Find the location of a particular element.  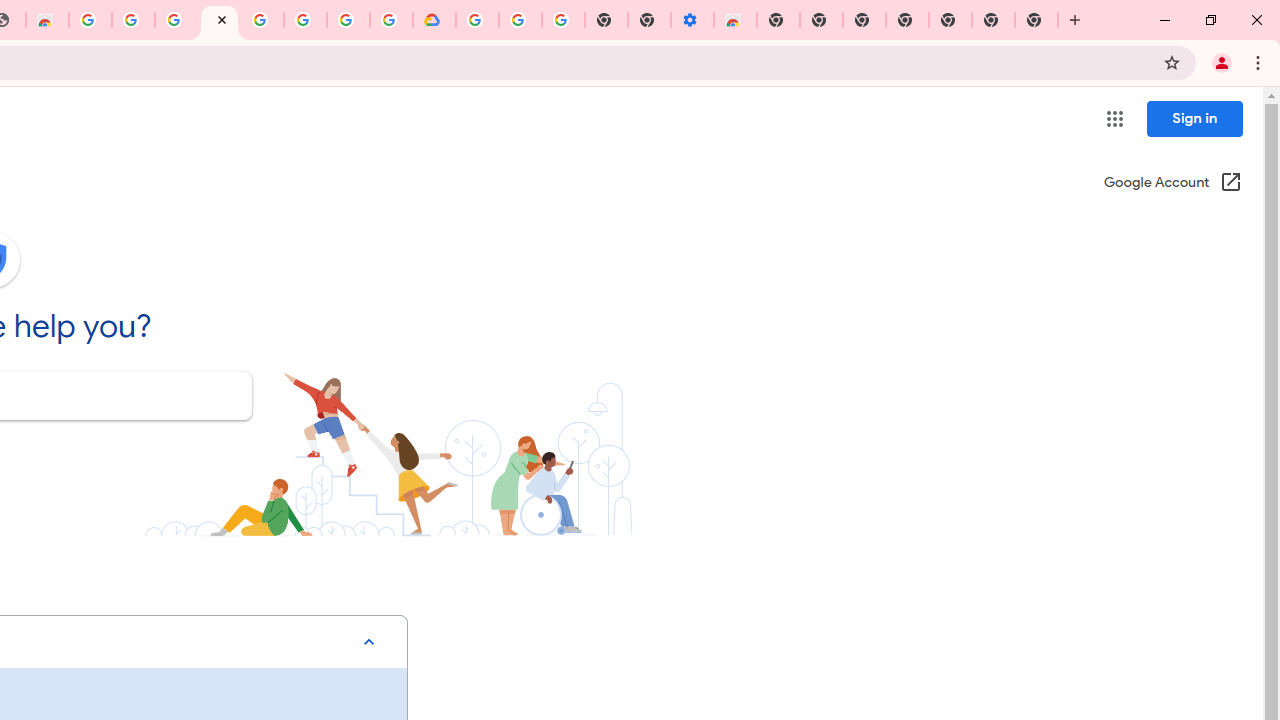

'Google Account Help' is located at coordinates (219, 20).